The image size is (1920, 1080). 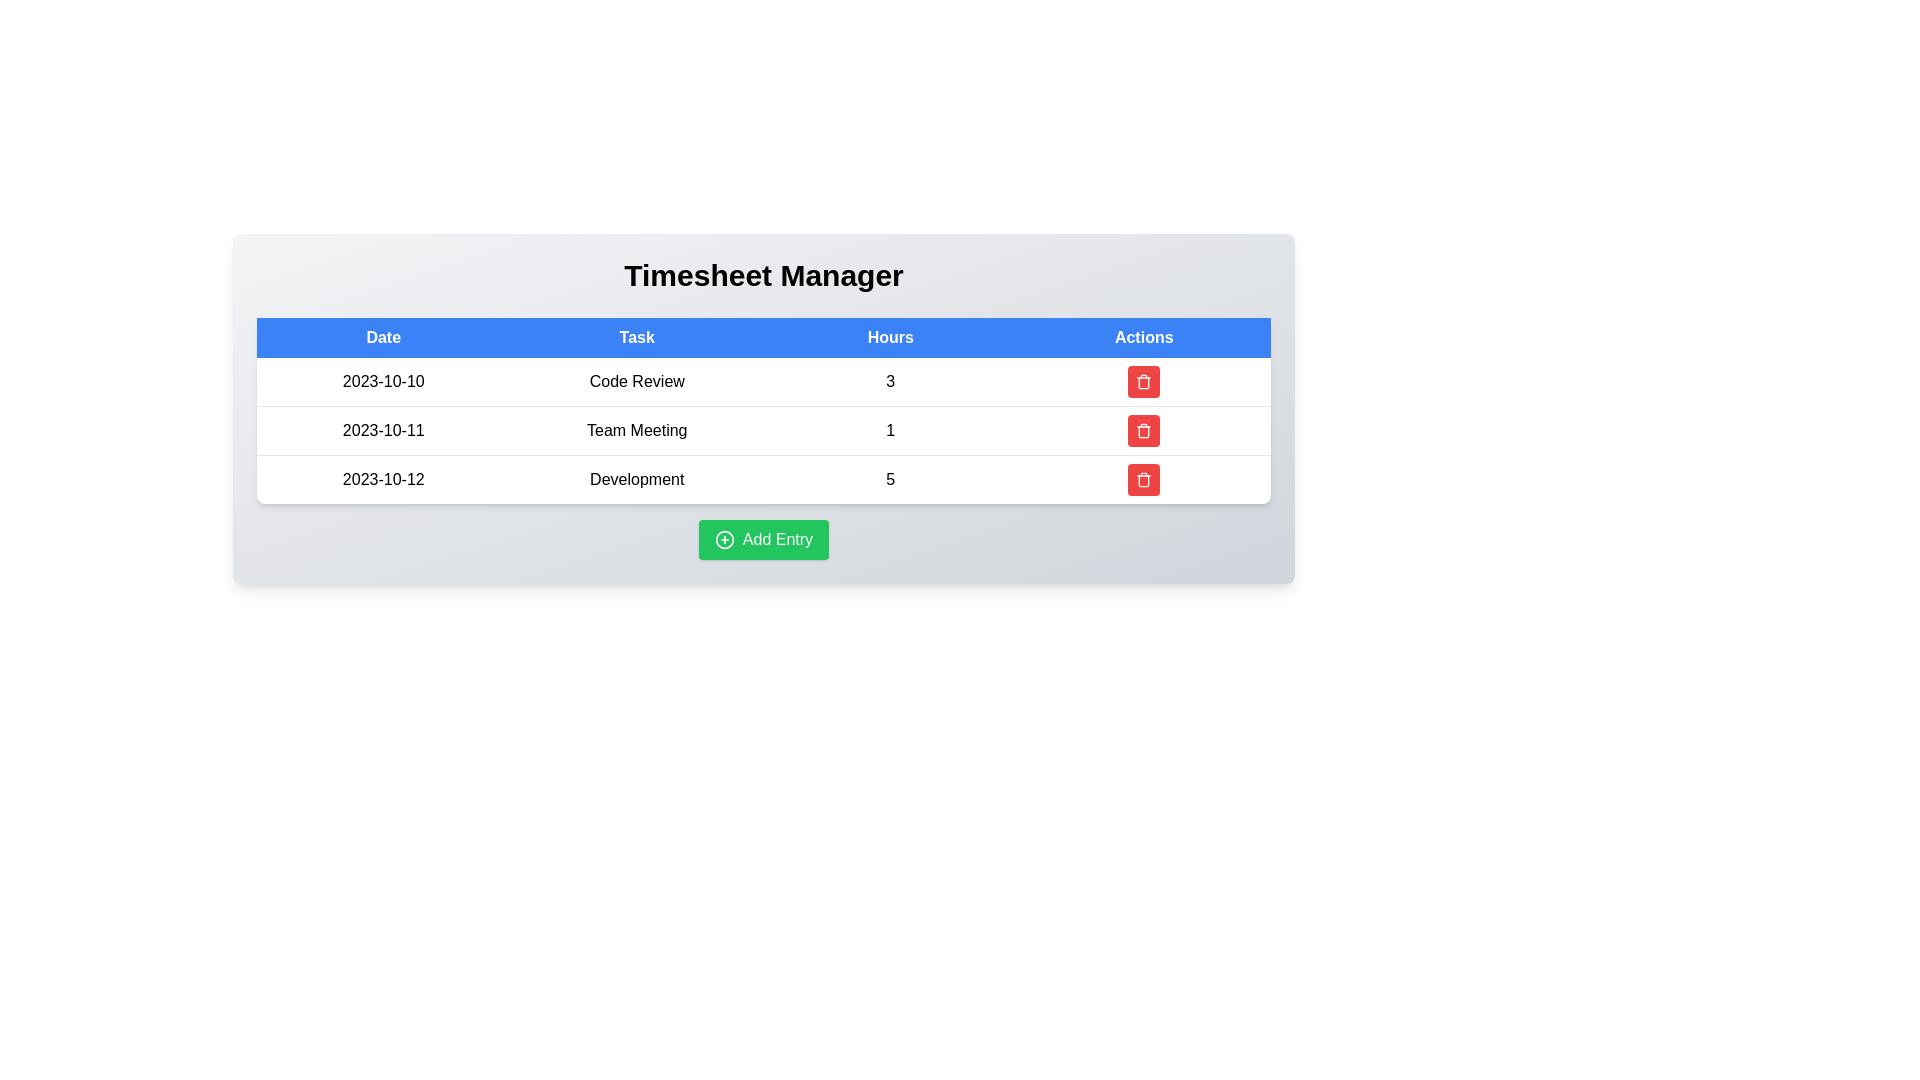 I want to click on the static text label displaying the numeral '1' located in the 'Hours' column of the 'Team Meeting' row in the table, so click(x=889, y=430).